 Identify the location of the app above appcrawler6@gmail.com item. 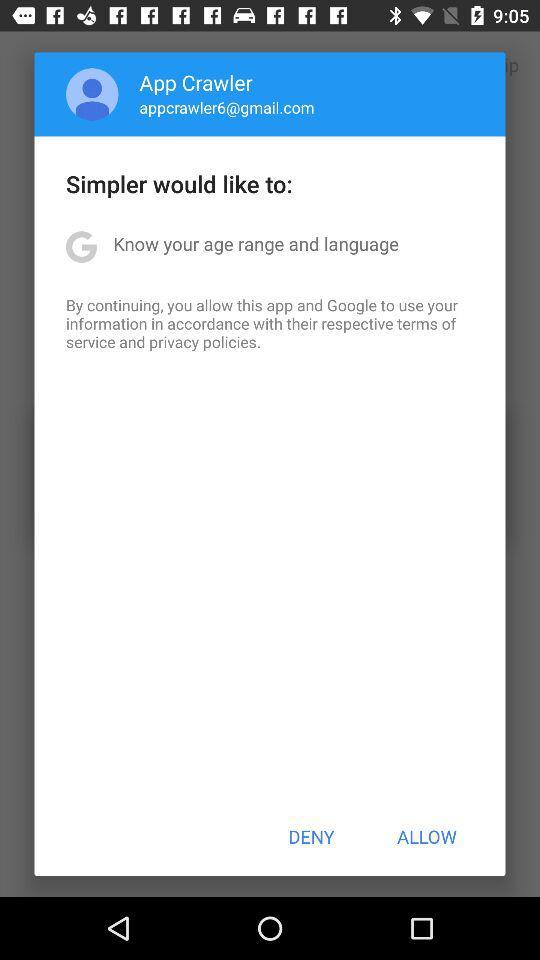
(196, 82).